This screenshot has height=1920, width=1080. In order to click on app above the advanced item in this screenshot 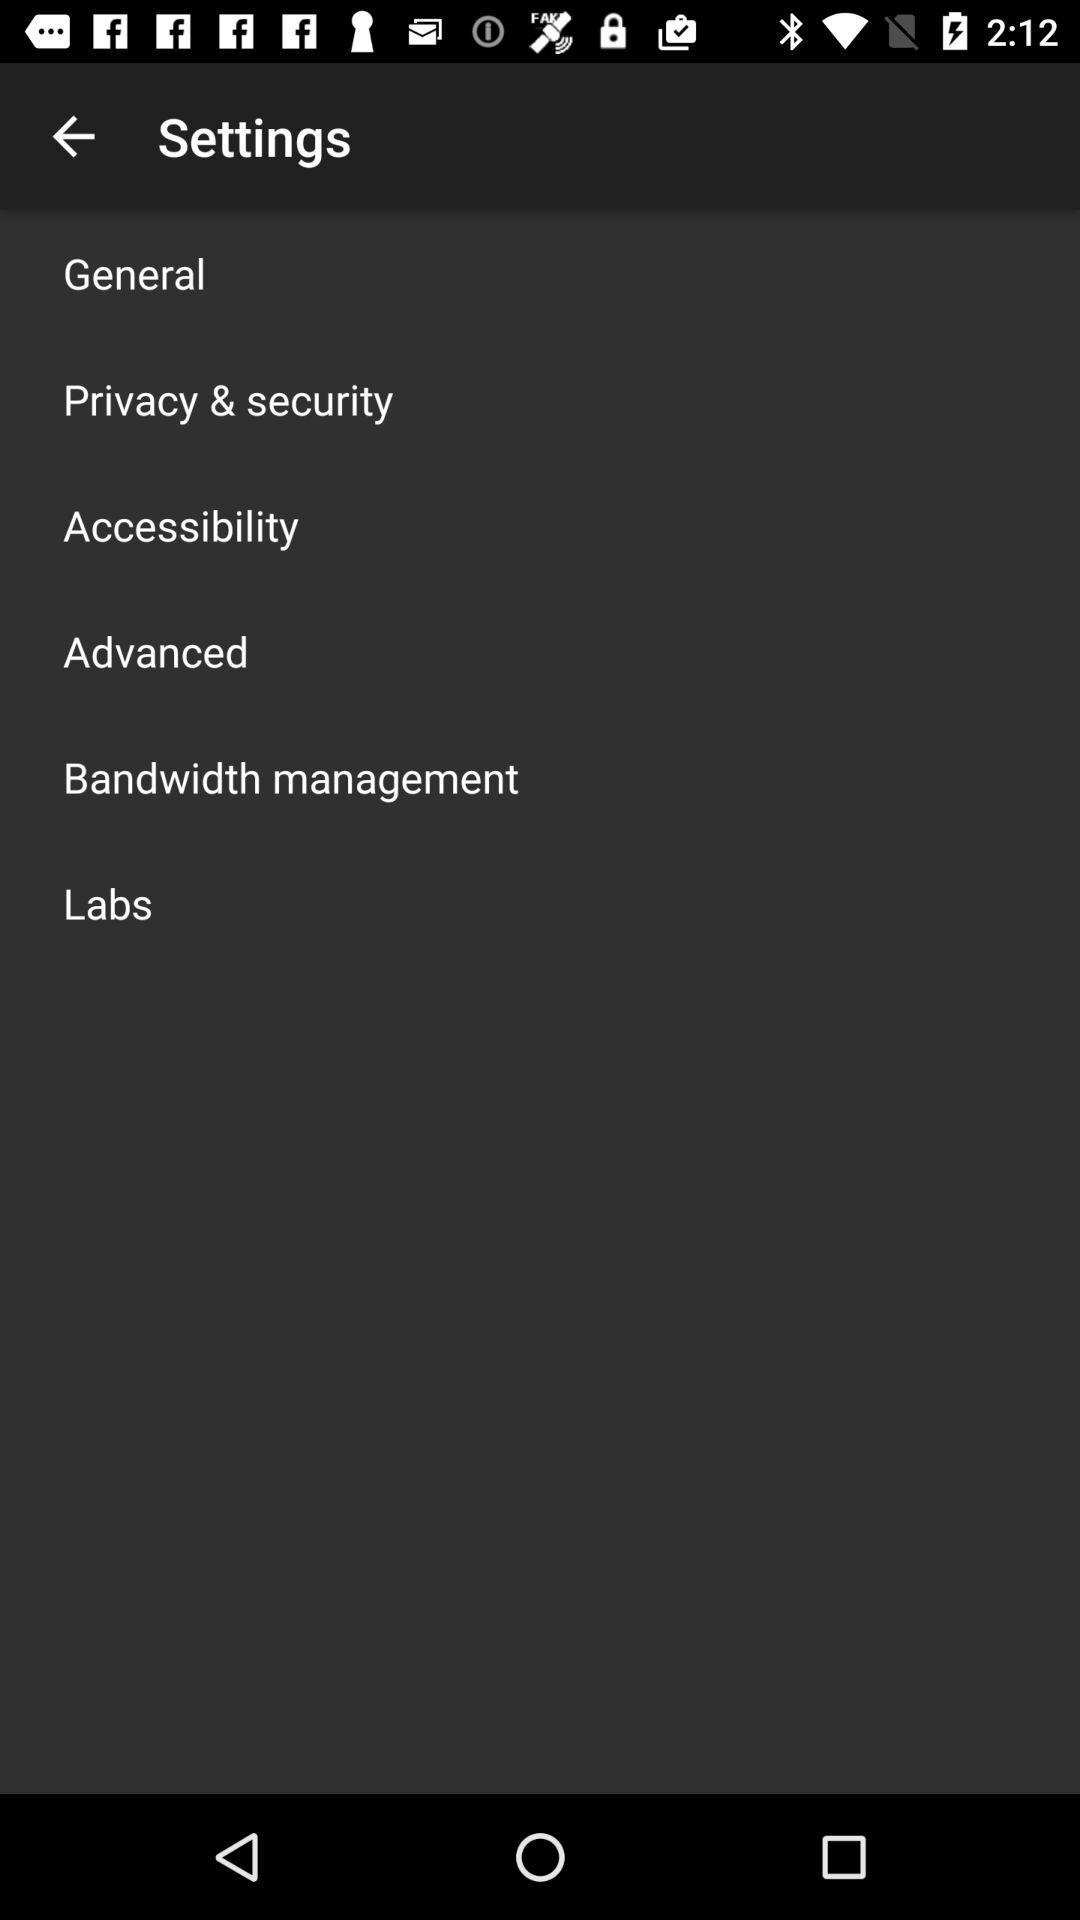, I will do `click(181, 524)`.